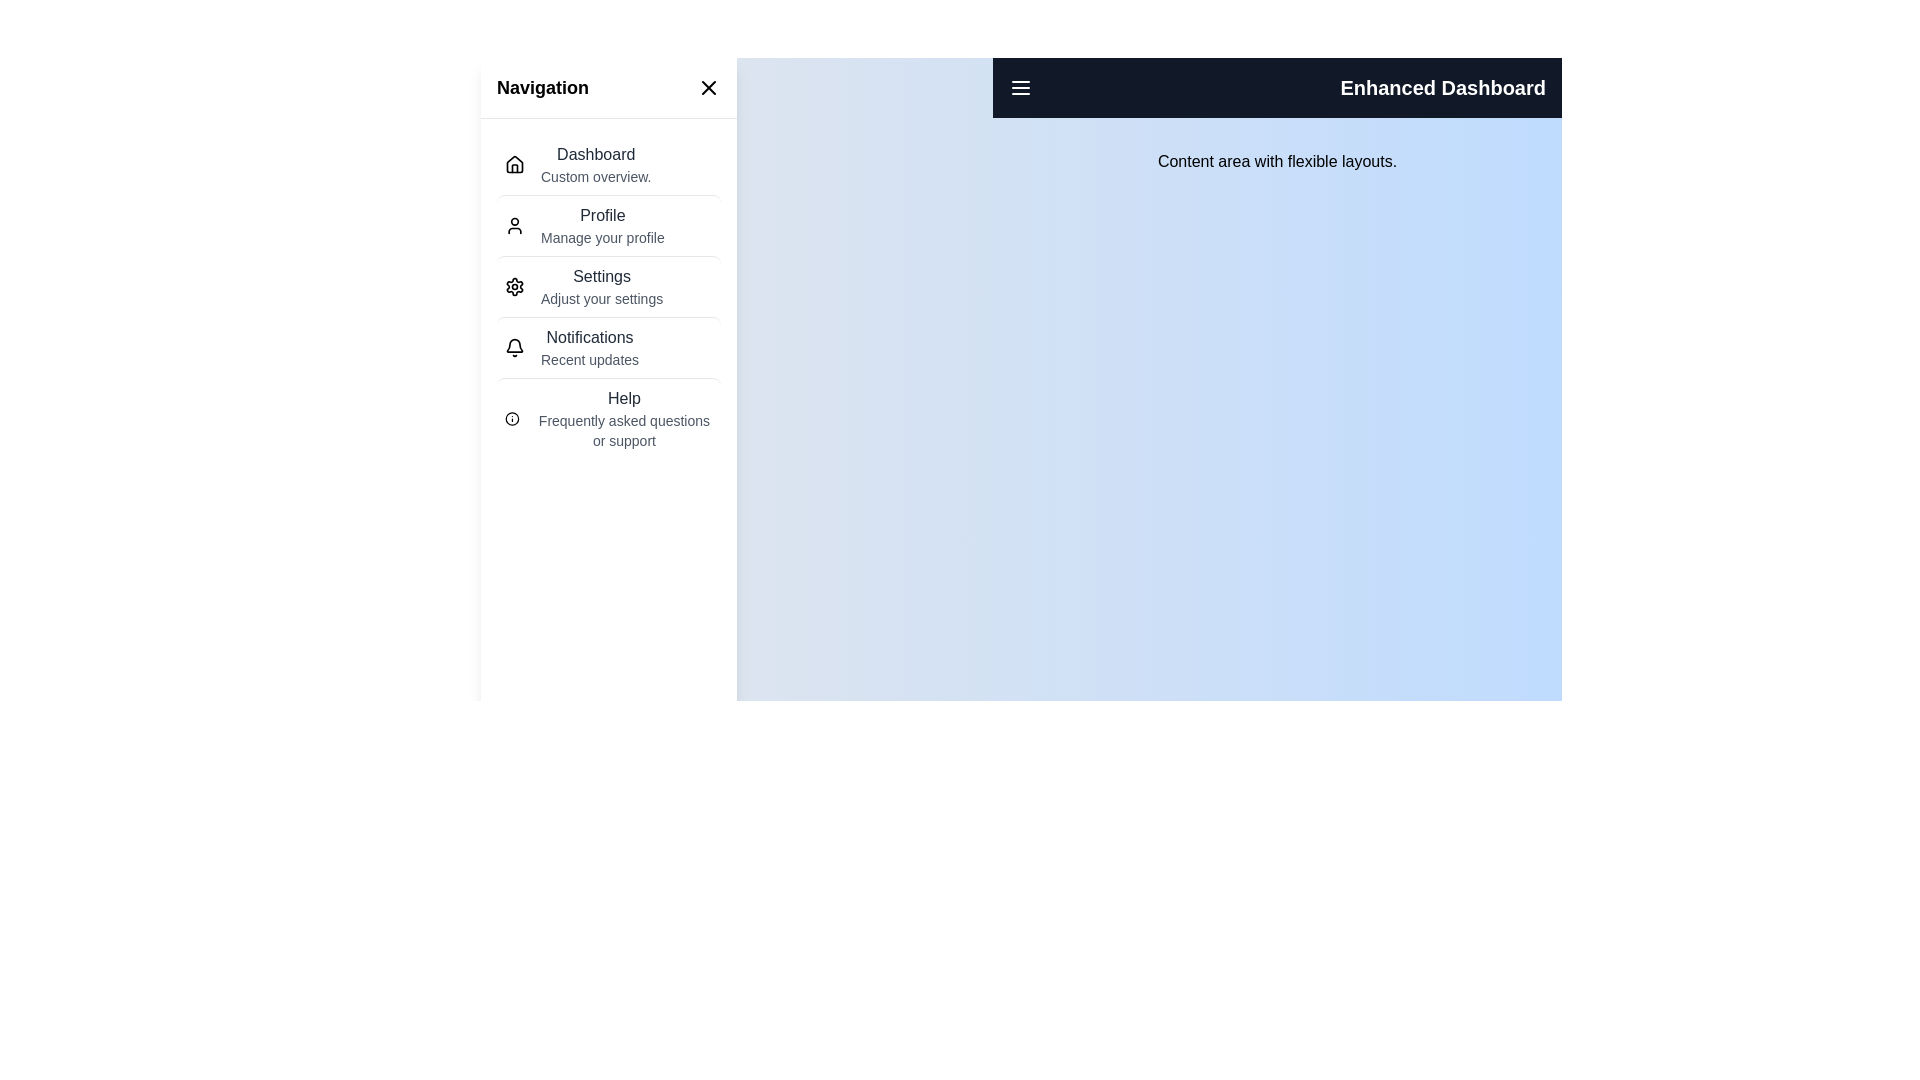 This screenshot has width=1920, height=1080. What do you see at coordinates (608, 224) in the screenshot?
I see `the 'Profile' navigation option in the sidebar menu` at bounding box center [608, 224].